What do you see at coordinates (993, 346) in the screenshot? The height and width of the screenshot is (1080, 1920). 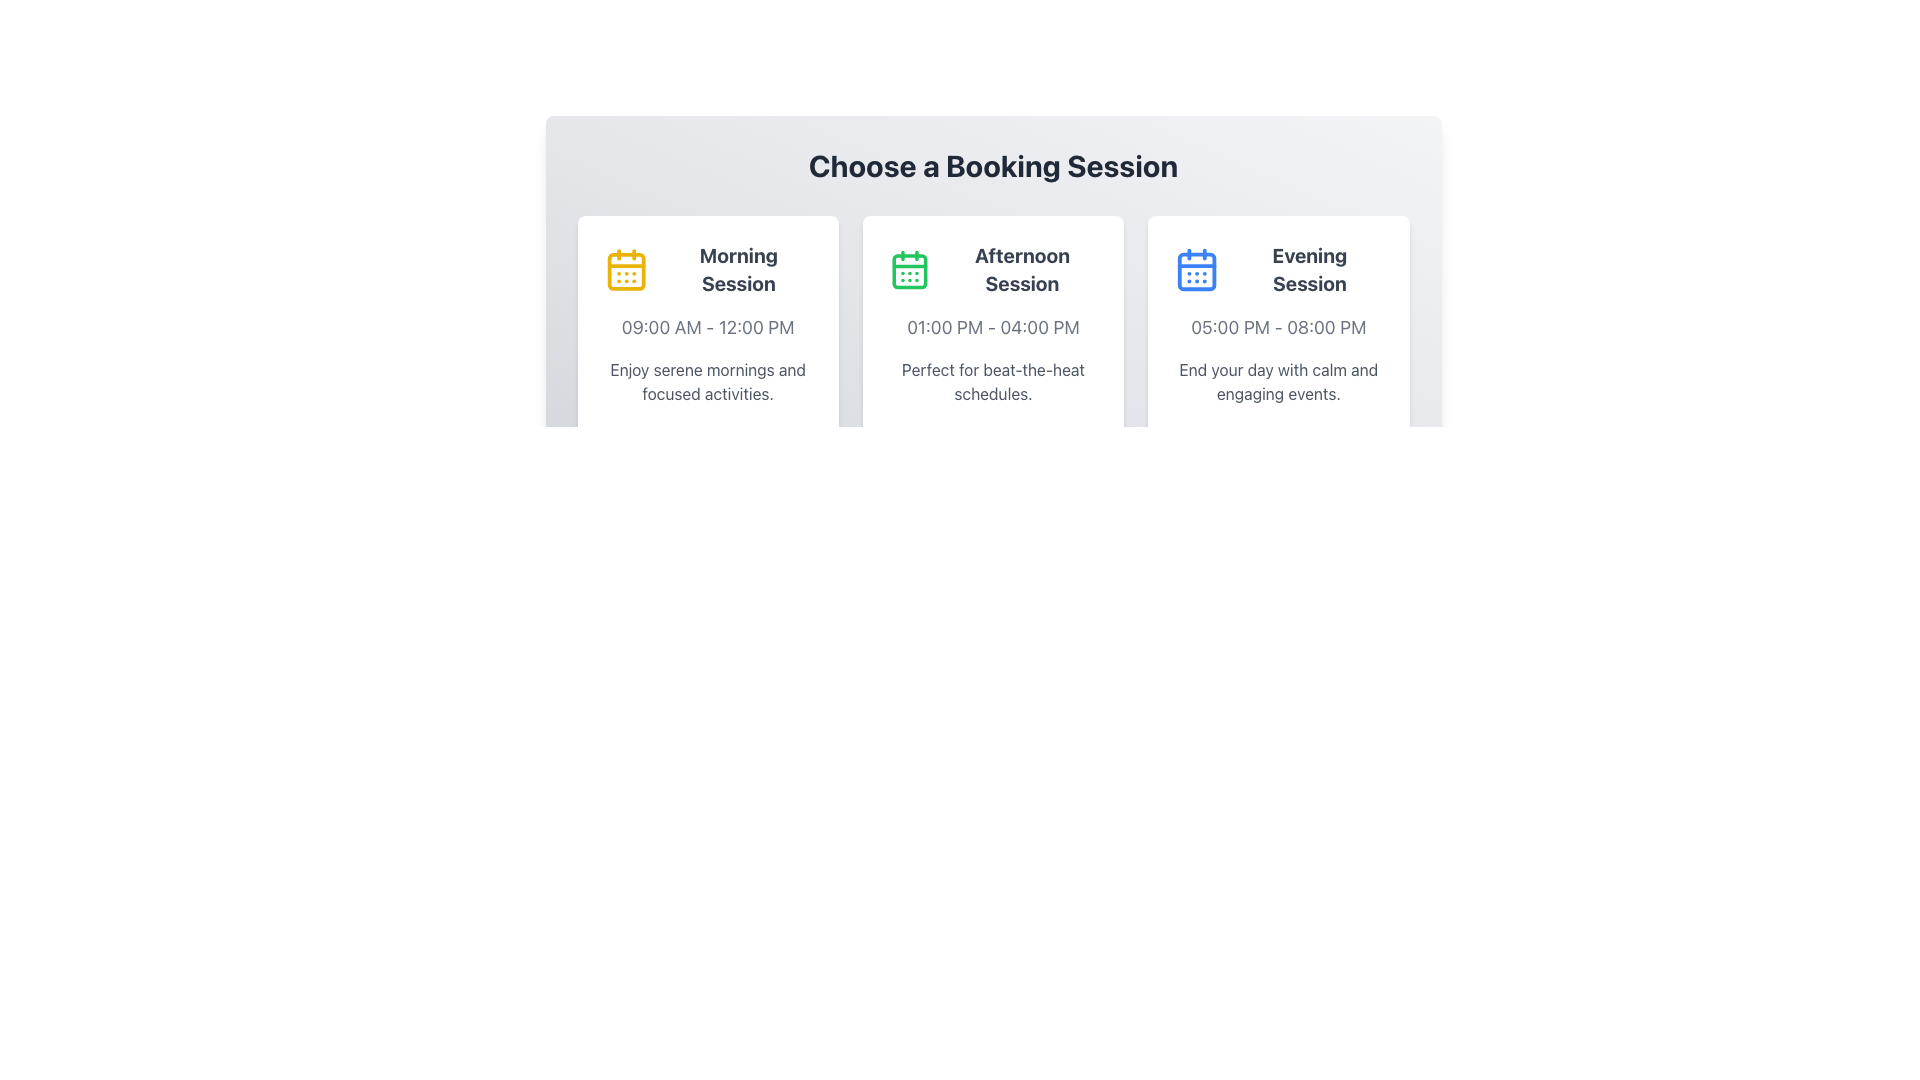 I see `the 'Afternoon Session' card, which is the second card` at bounding box center [993, 346].